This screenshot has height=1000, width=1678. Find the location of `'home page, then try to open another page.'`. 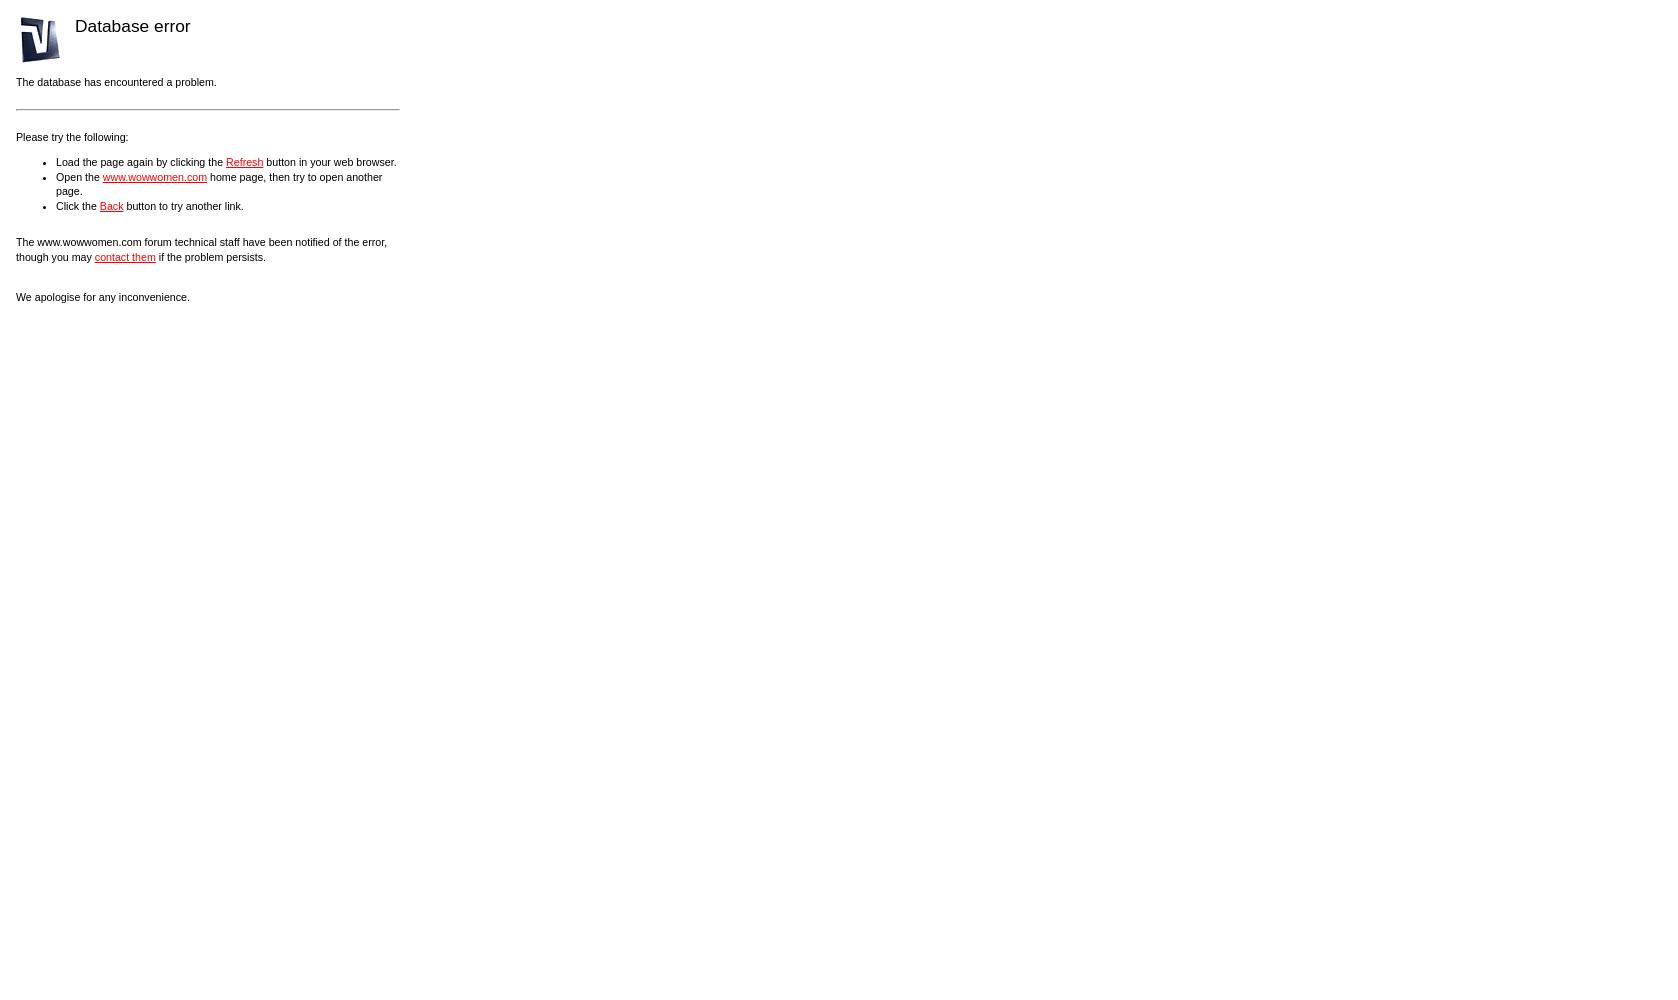

'home page, then try to open another page.' is located at coordinates (218, 183).